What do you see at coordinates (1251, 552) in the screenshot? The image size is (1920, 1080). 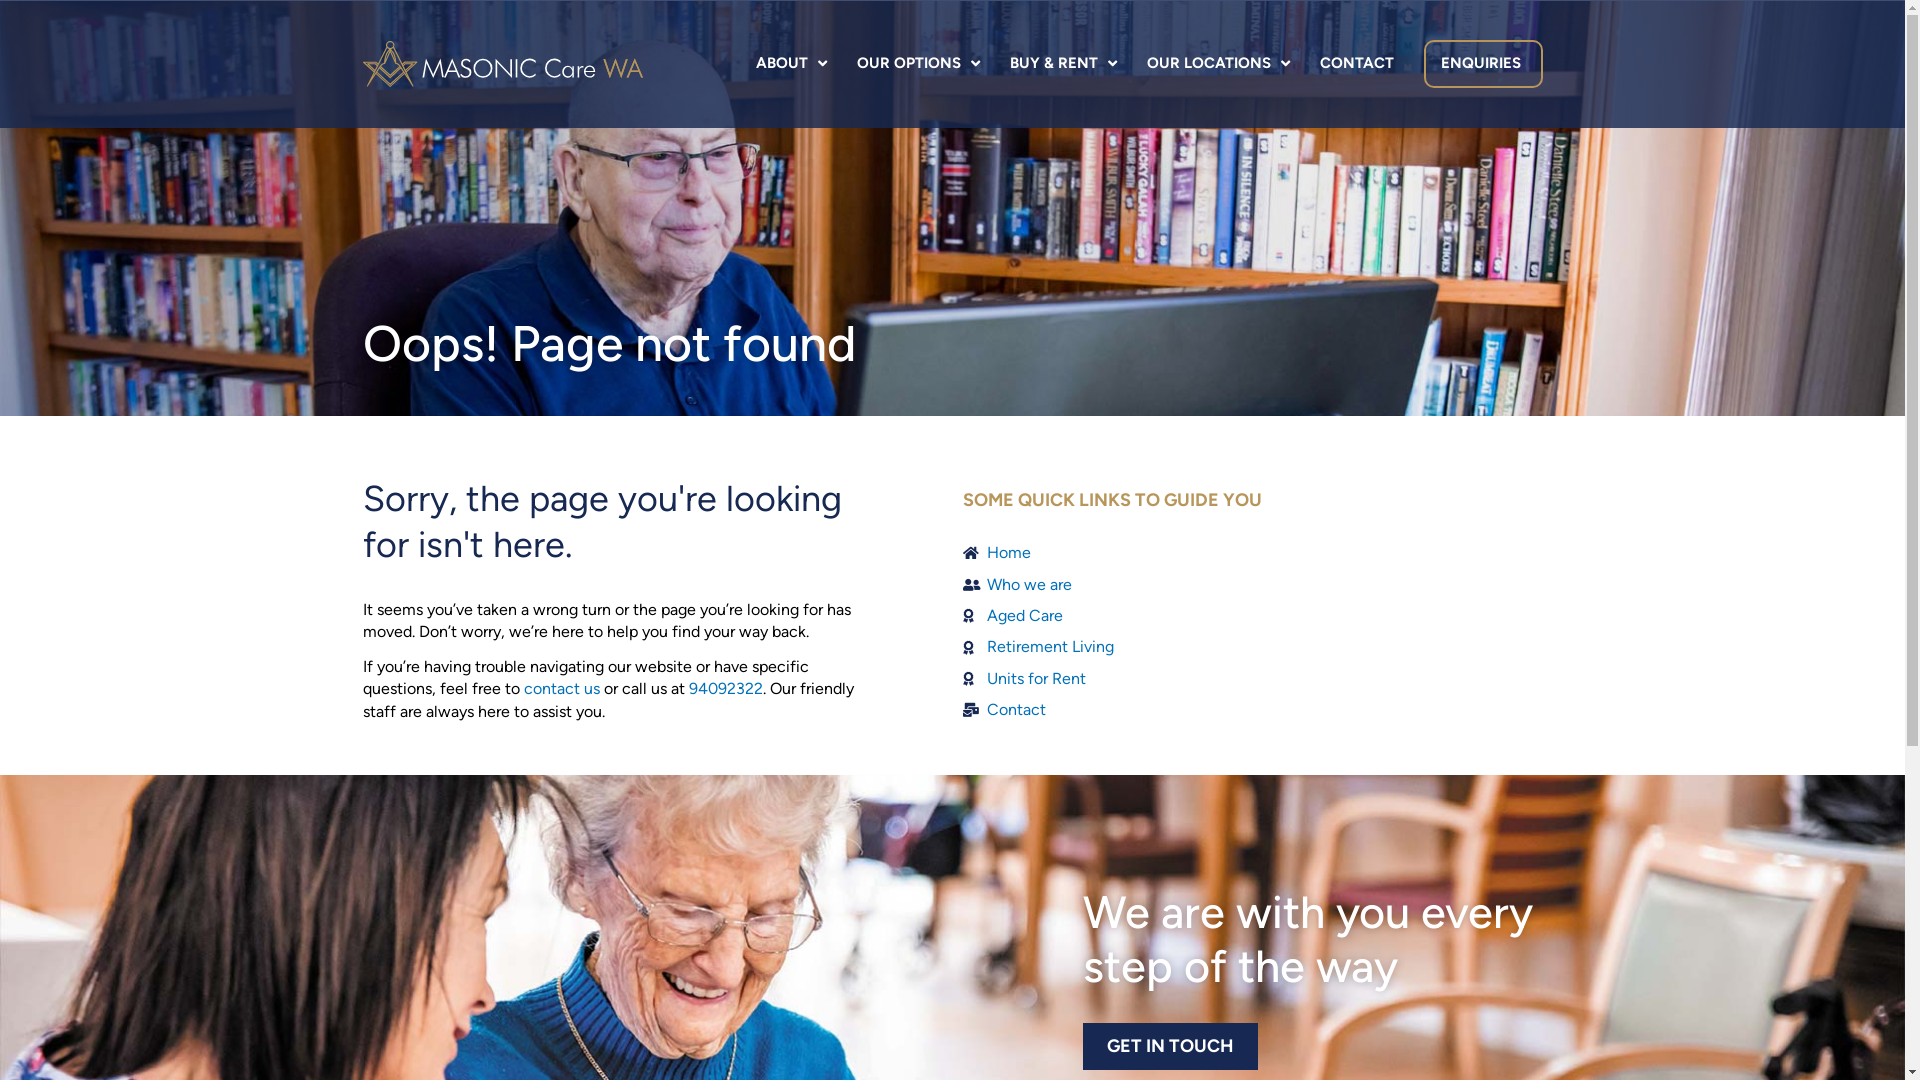 I see `'Home'` at bounding box center [1251, 552].